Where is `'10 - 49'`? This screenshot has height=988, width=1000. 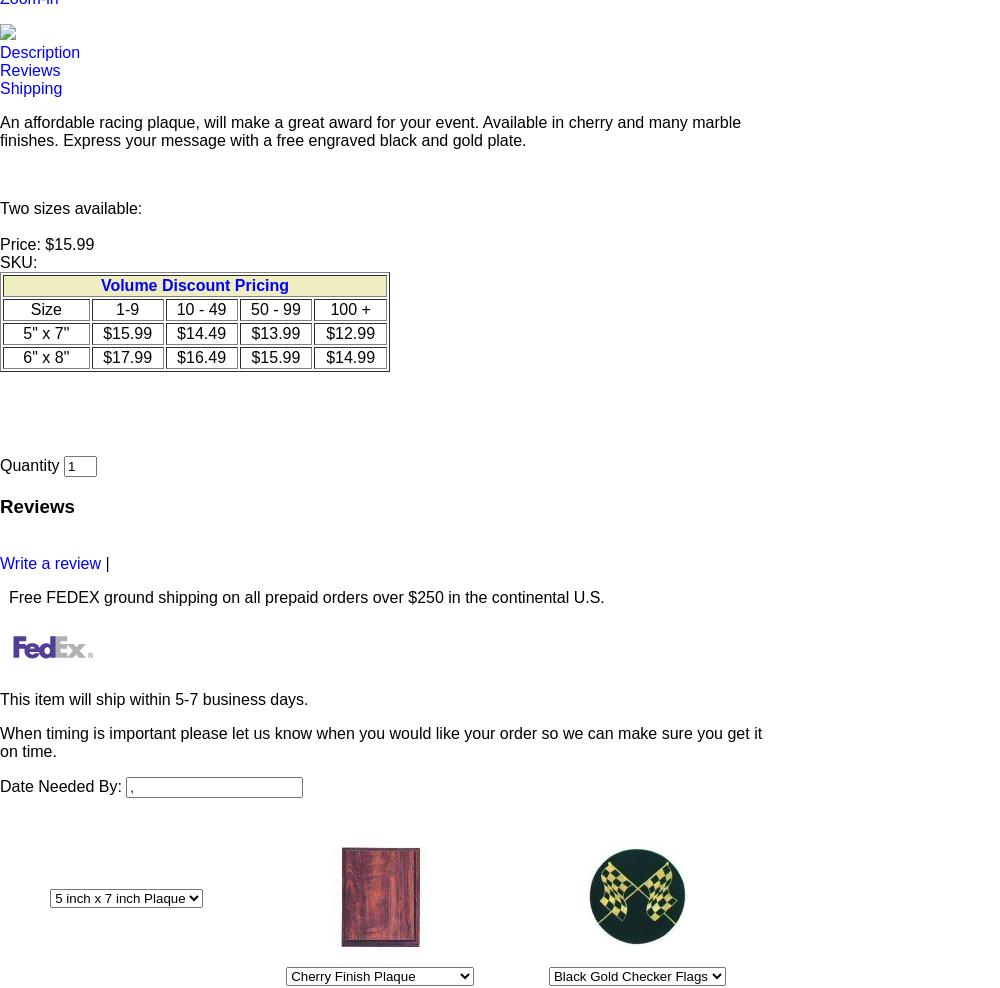 '10 - 49' is located at coordinates (200, 308).